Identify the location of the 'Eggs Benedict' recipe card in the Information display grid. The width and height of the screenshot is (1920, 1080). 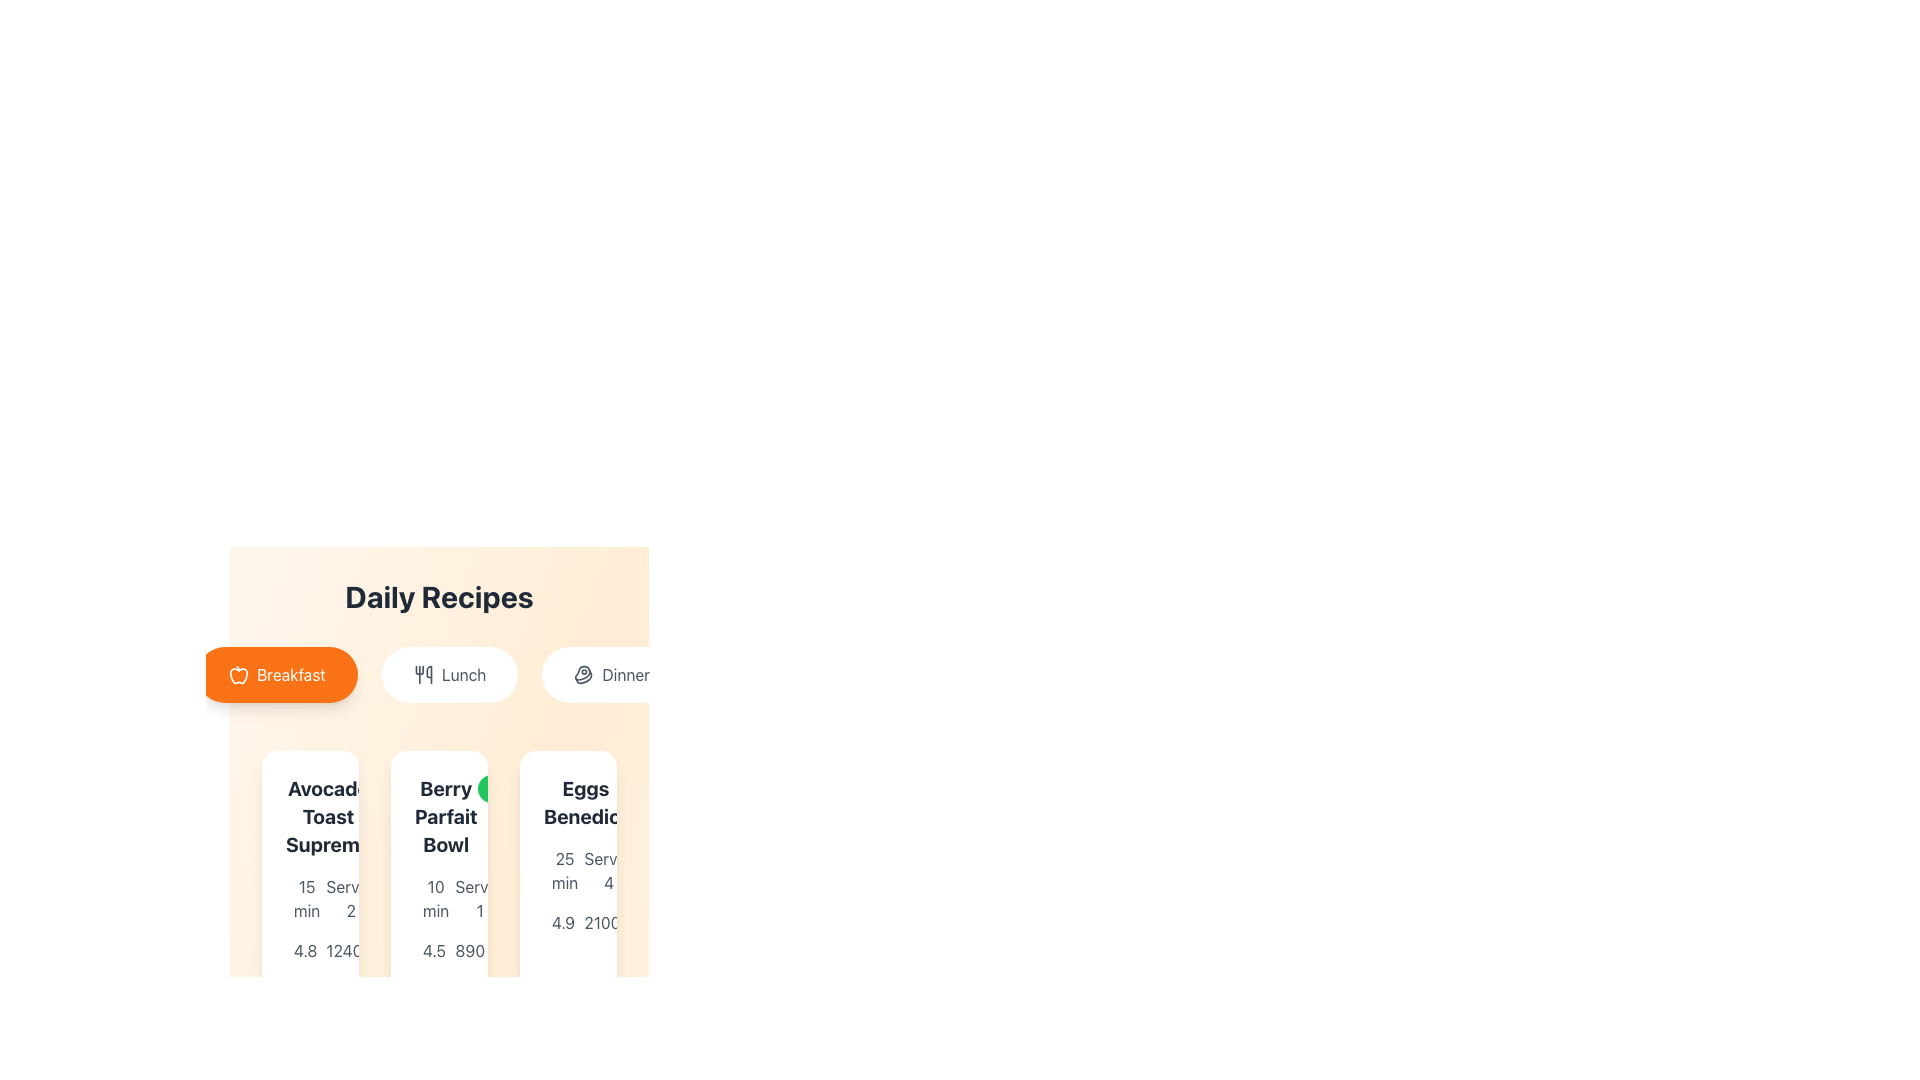
(567, 890).